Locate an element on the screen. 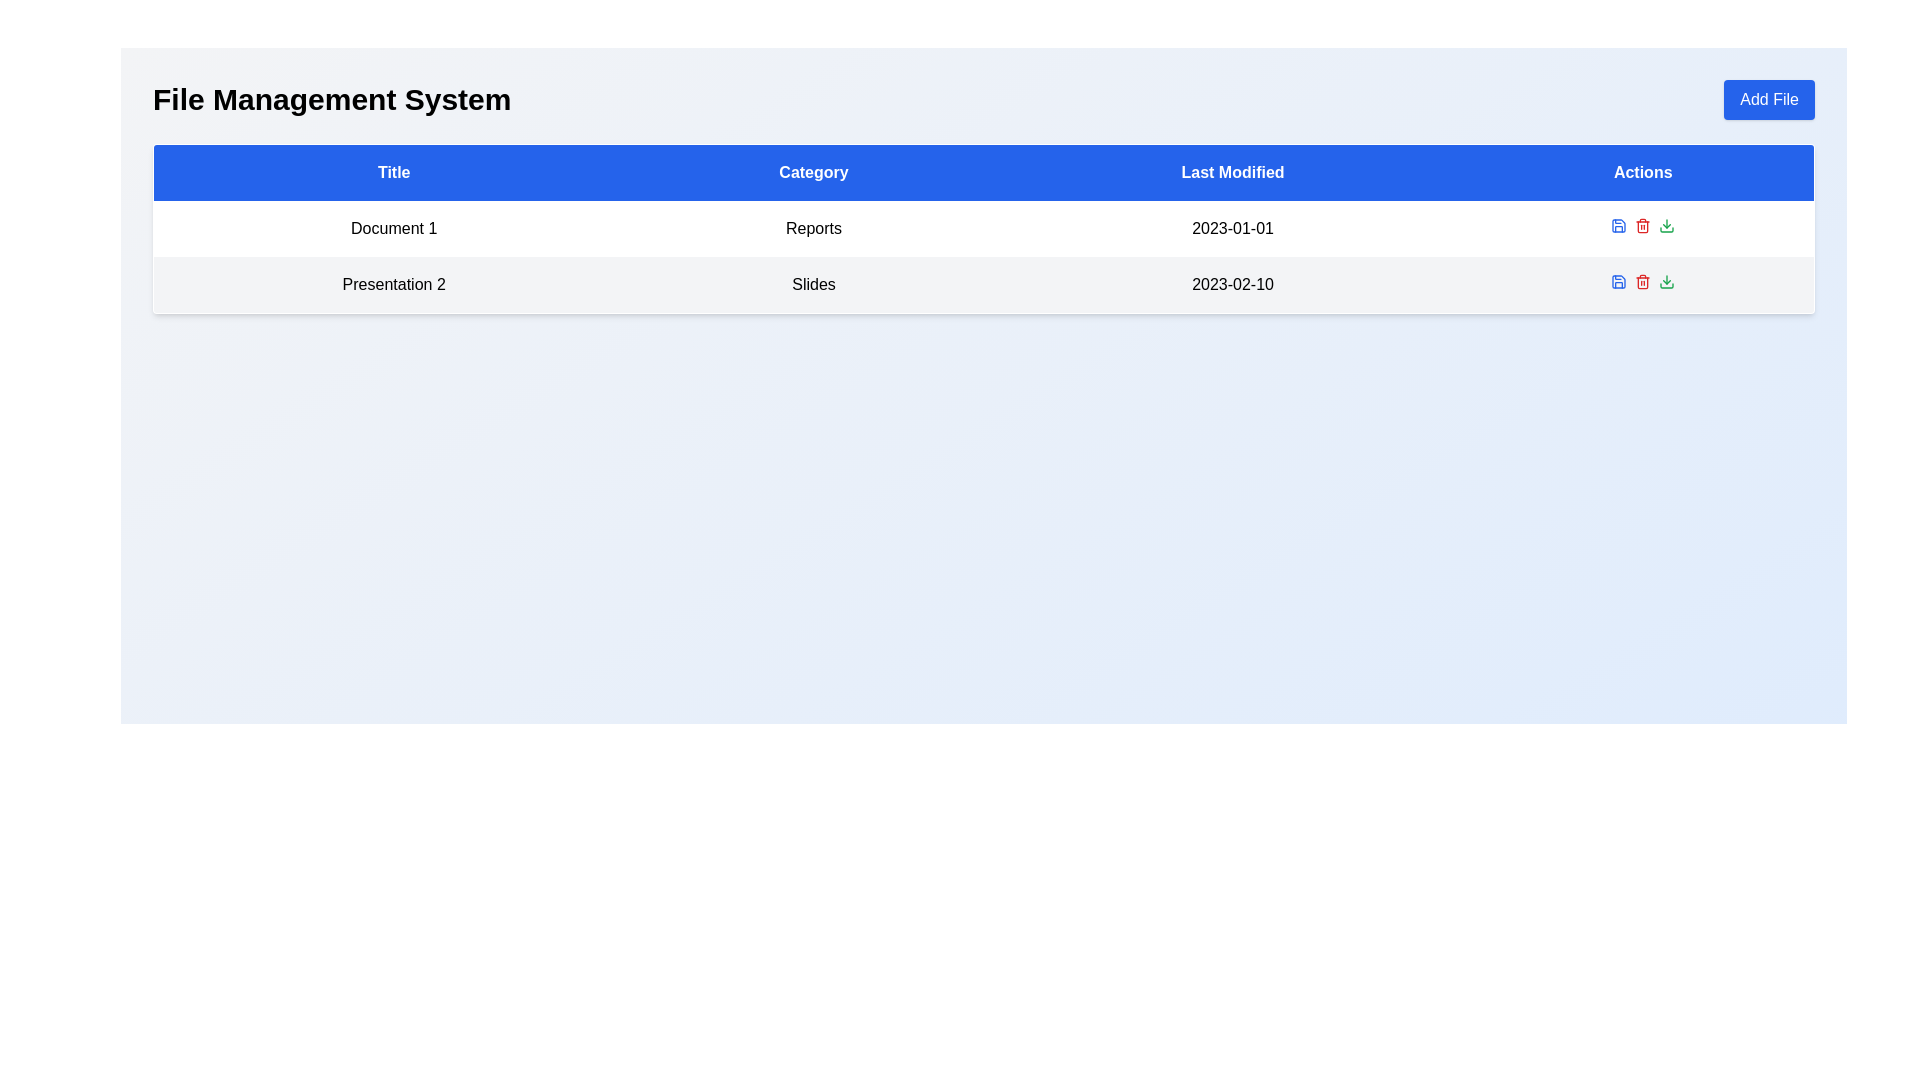 The height and width of the screenshot is (1080, 1920). the Text Label indicating the category or type of the listed file or document item, located in the second row of the table under the 'Category' column, next to 'Presentation 2' and before '2023-02-10' is located at coordinates (814, 285).